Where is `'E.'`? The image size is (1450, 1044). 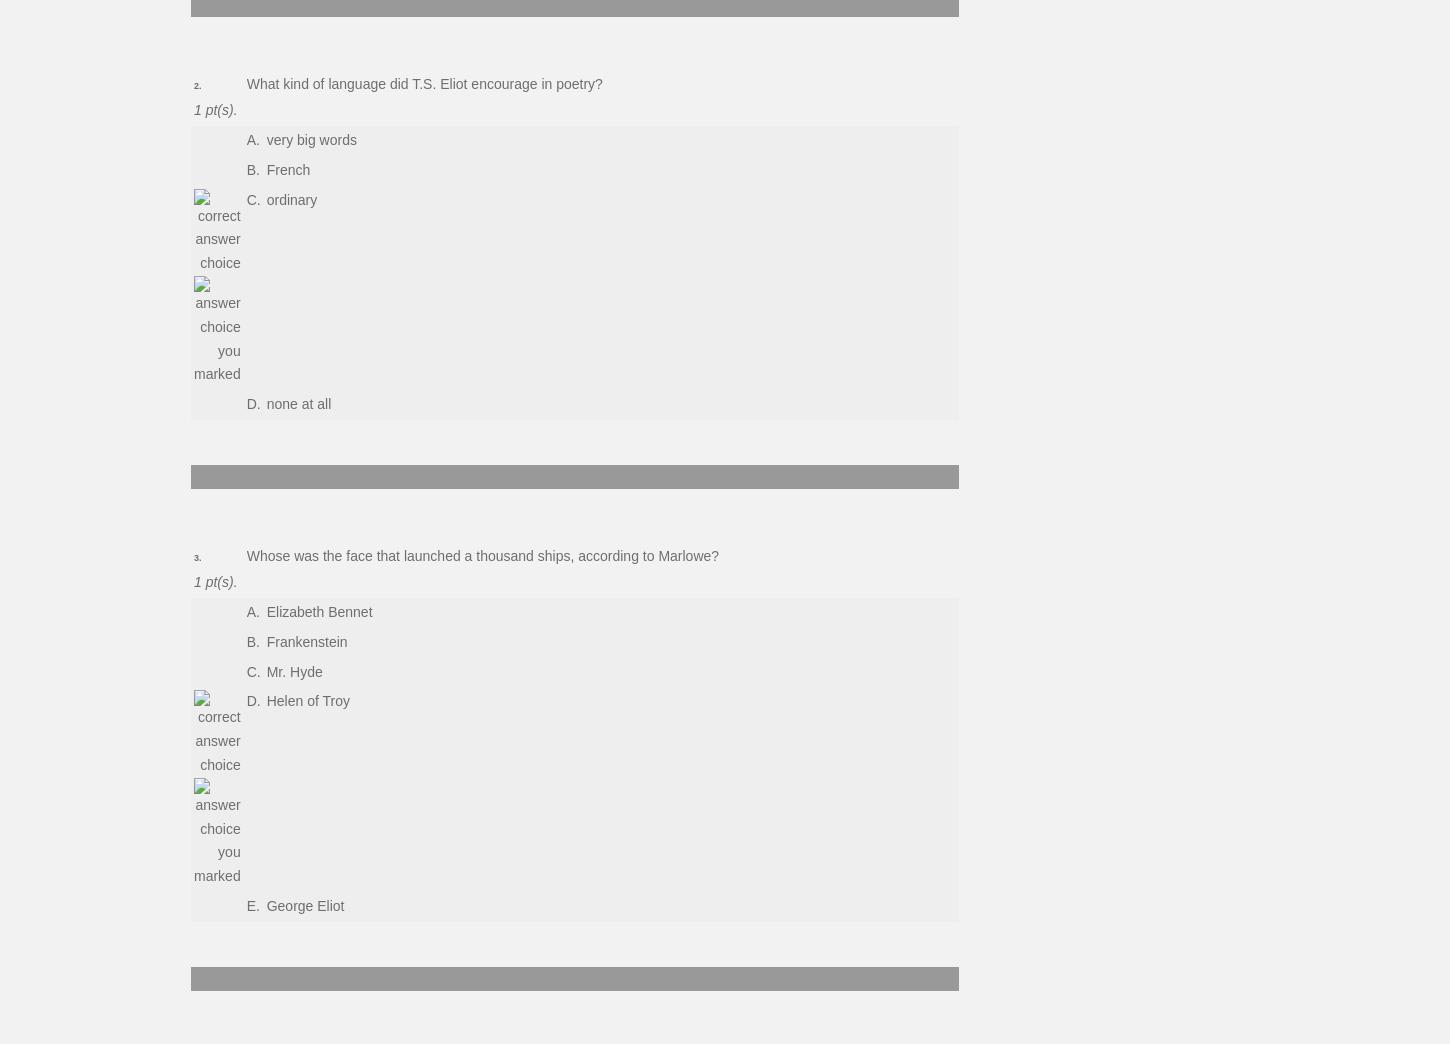 'E.' is located at coordinates (252, 905).